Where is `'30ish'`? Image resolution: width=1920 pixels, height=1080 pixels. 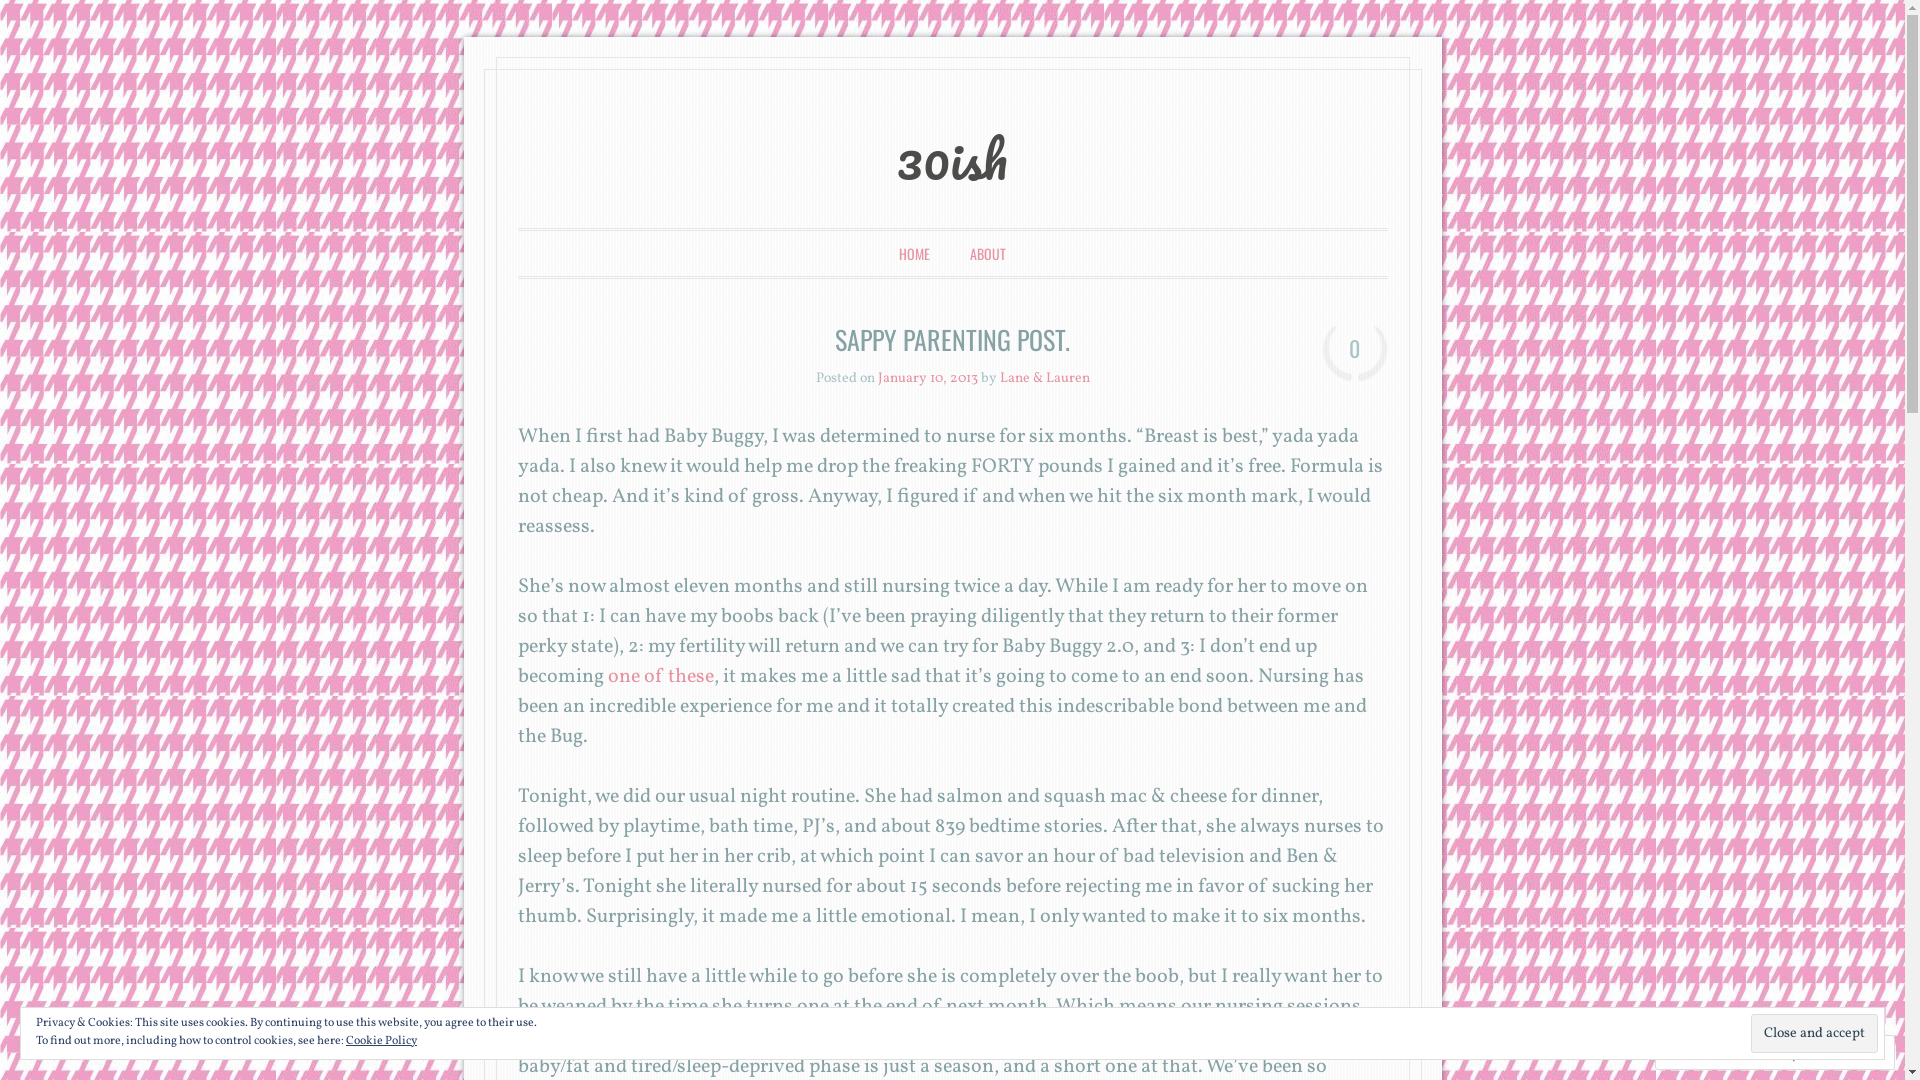
'30ish' is located at coordinates (951, 157).